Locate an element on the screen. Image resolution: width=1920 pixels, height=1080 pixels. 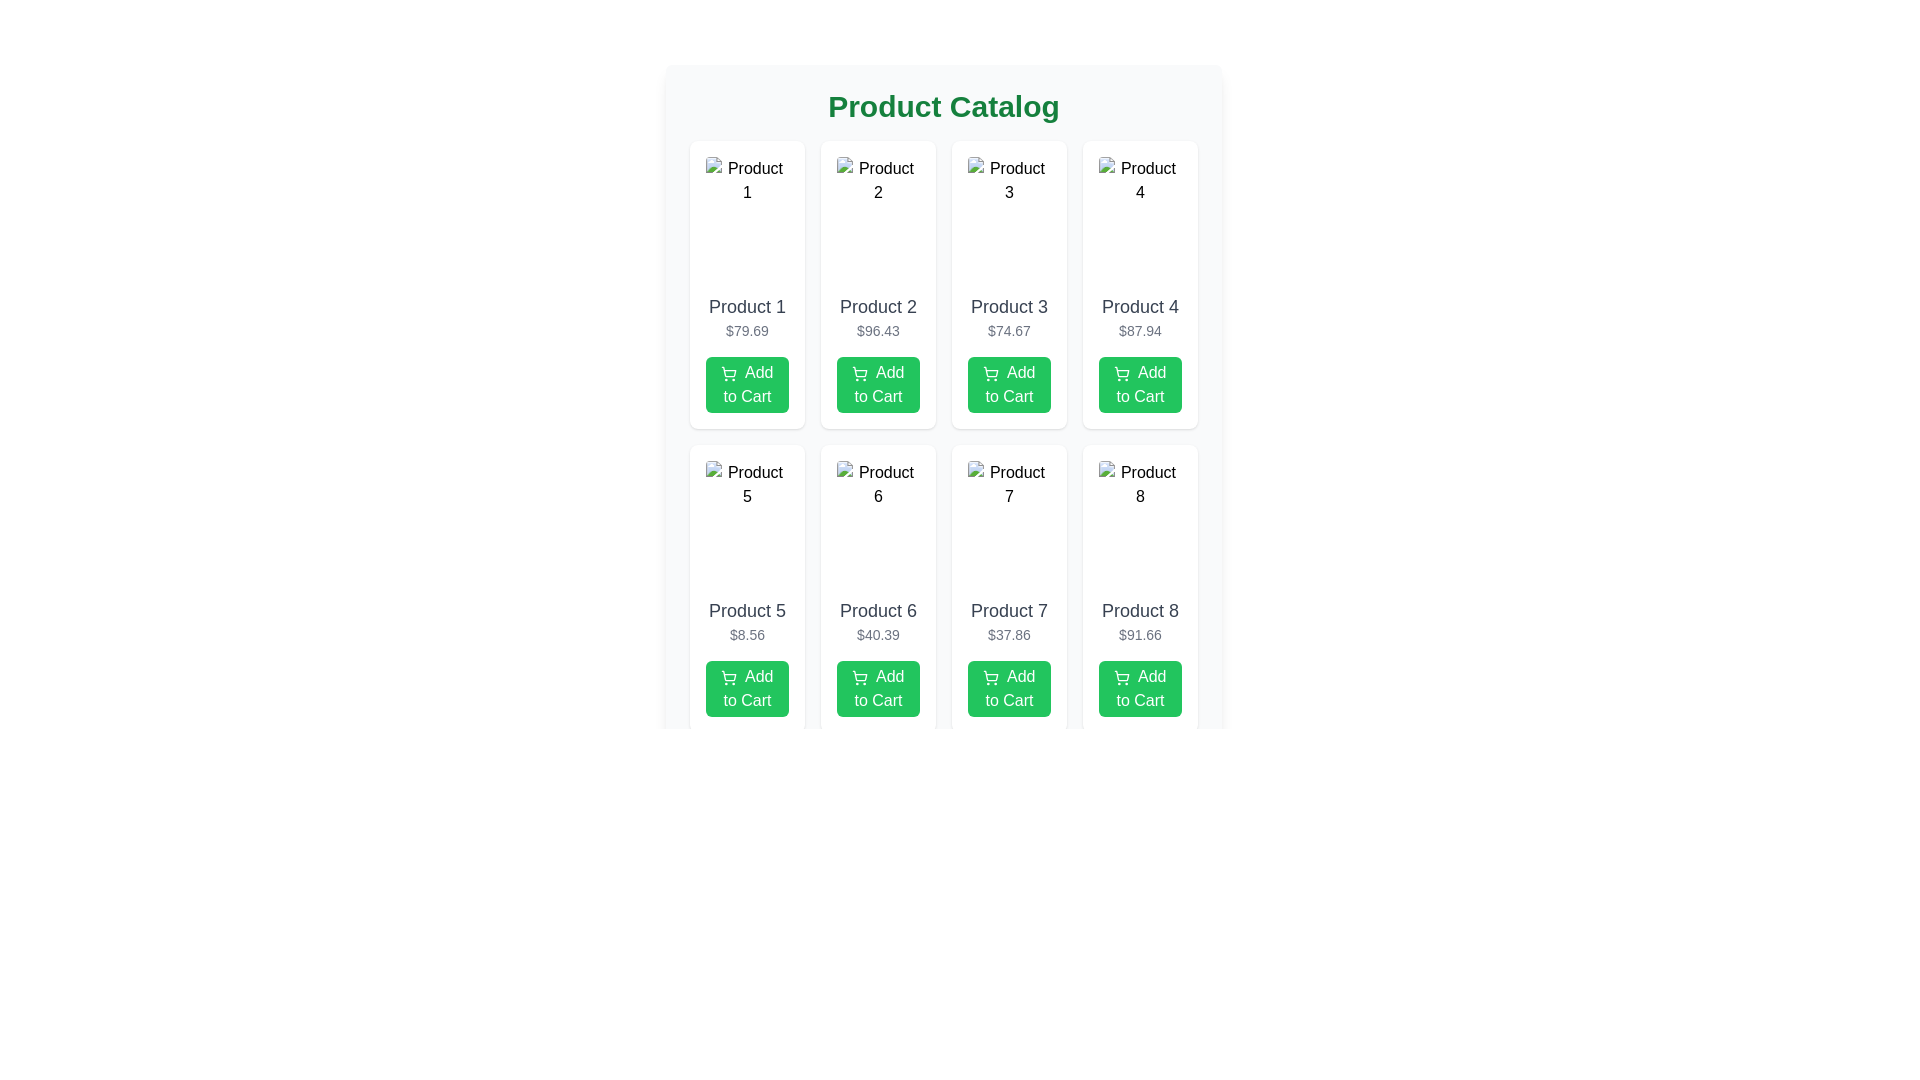
the 'Add to Cart' button, which is a rectangular button with rounded corners, displaying white text and a shopping cart icon, located at the bottom of the product card is located at coordinates (1140, 688).